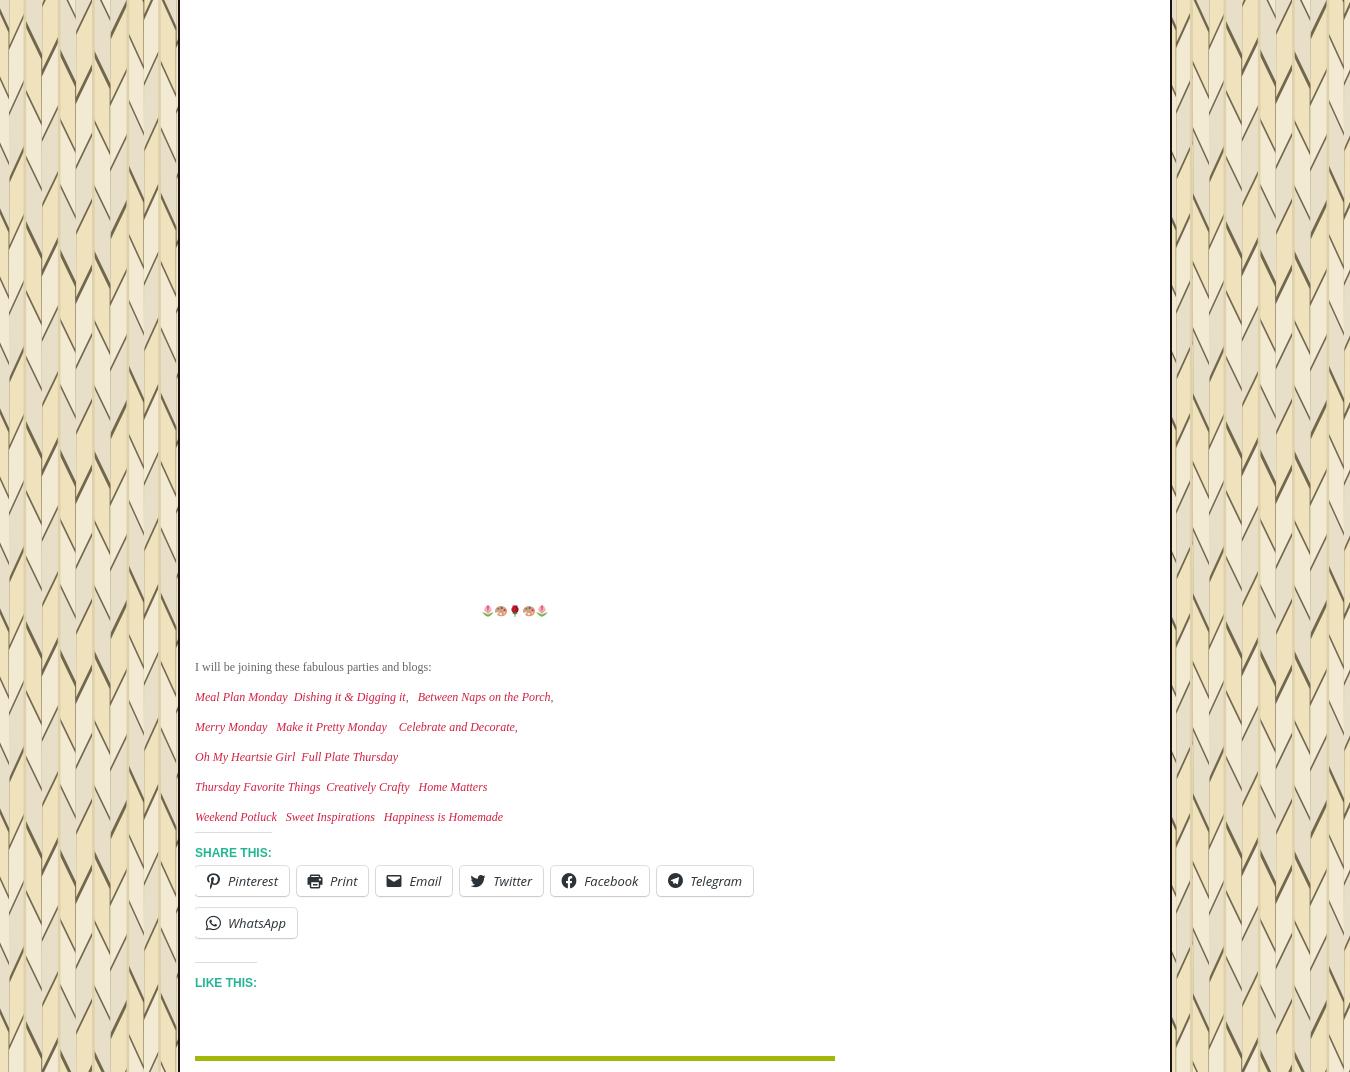  Describe the element at coordinates (239, 696) in the screenshot. I see `'Meal Plan Monday'` at that location.